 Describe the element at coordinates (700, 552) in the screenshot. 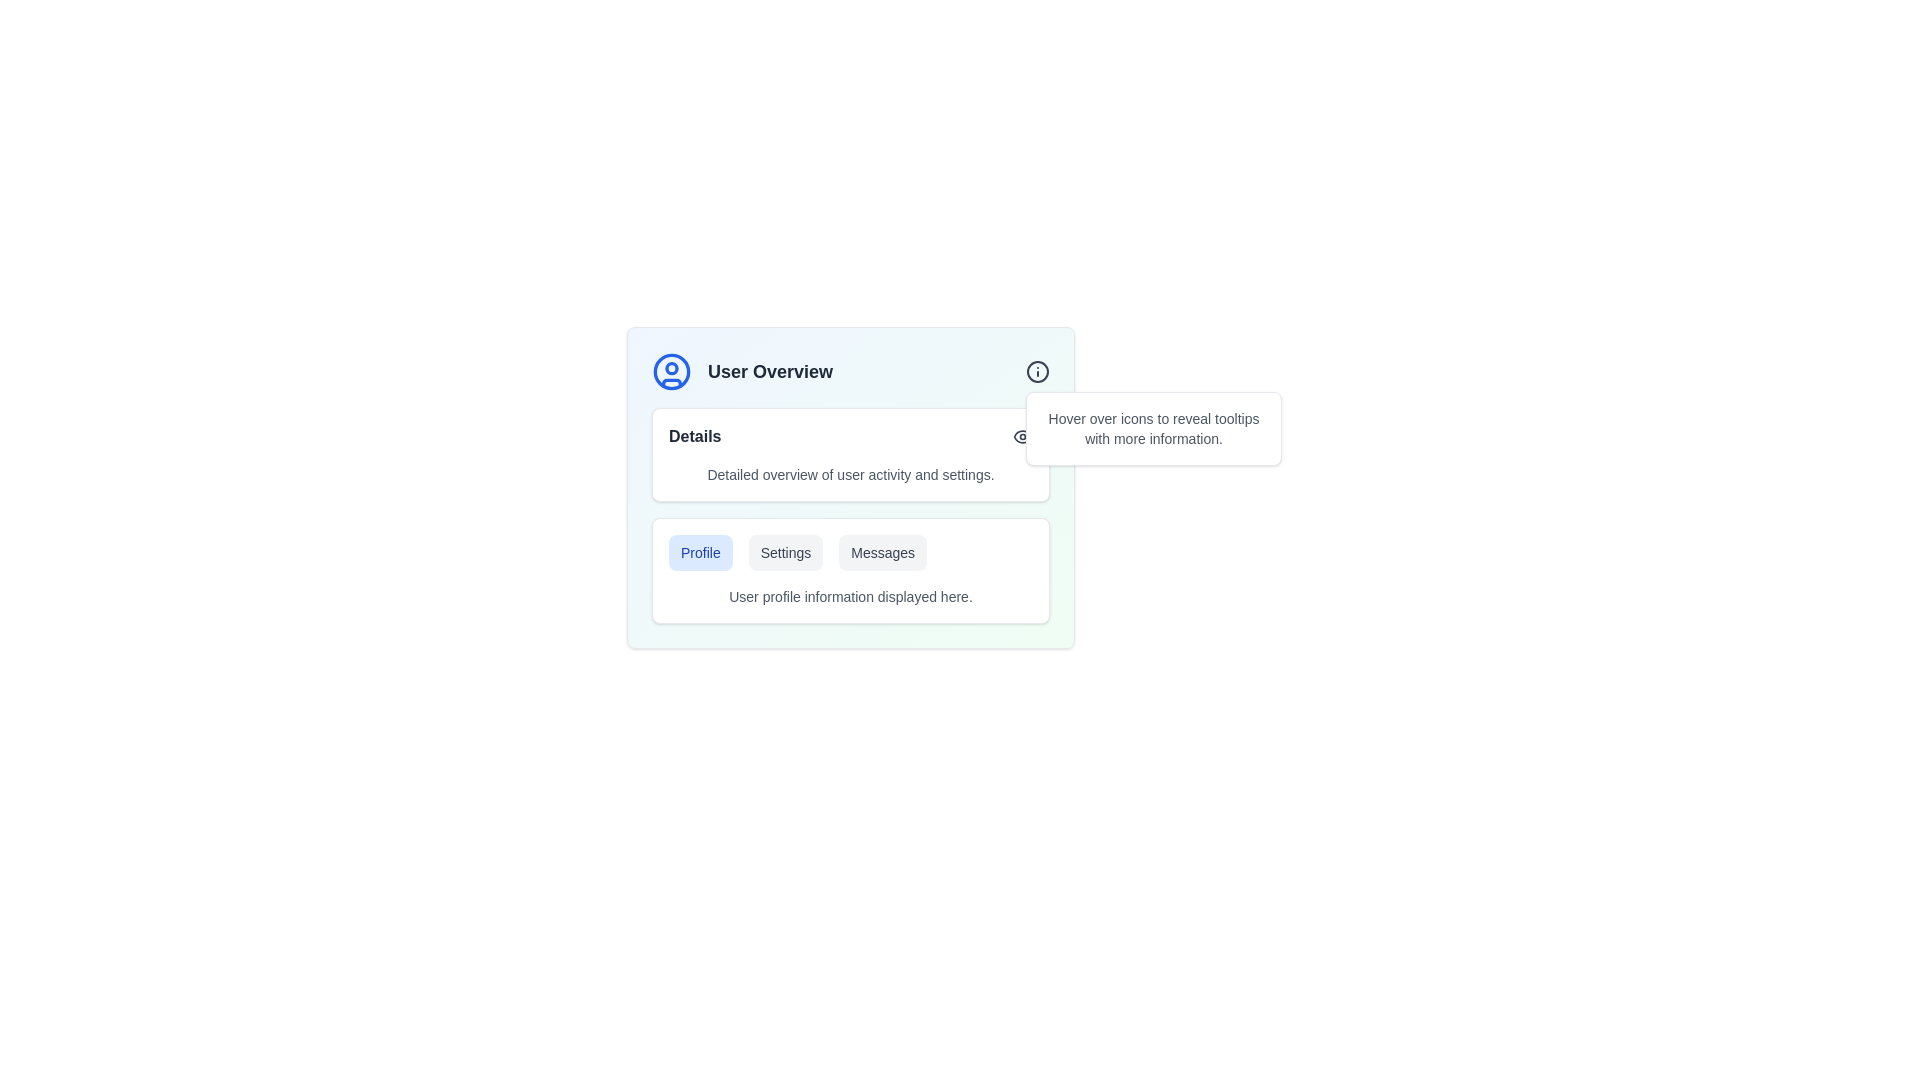

I see `the 'Profile' button, which is styled with rounded corners, a blue background, and blue text, positioned on the leftmost side of three buttons` at that location.